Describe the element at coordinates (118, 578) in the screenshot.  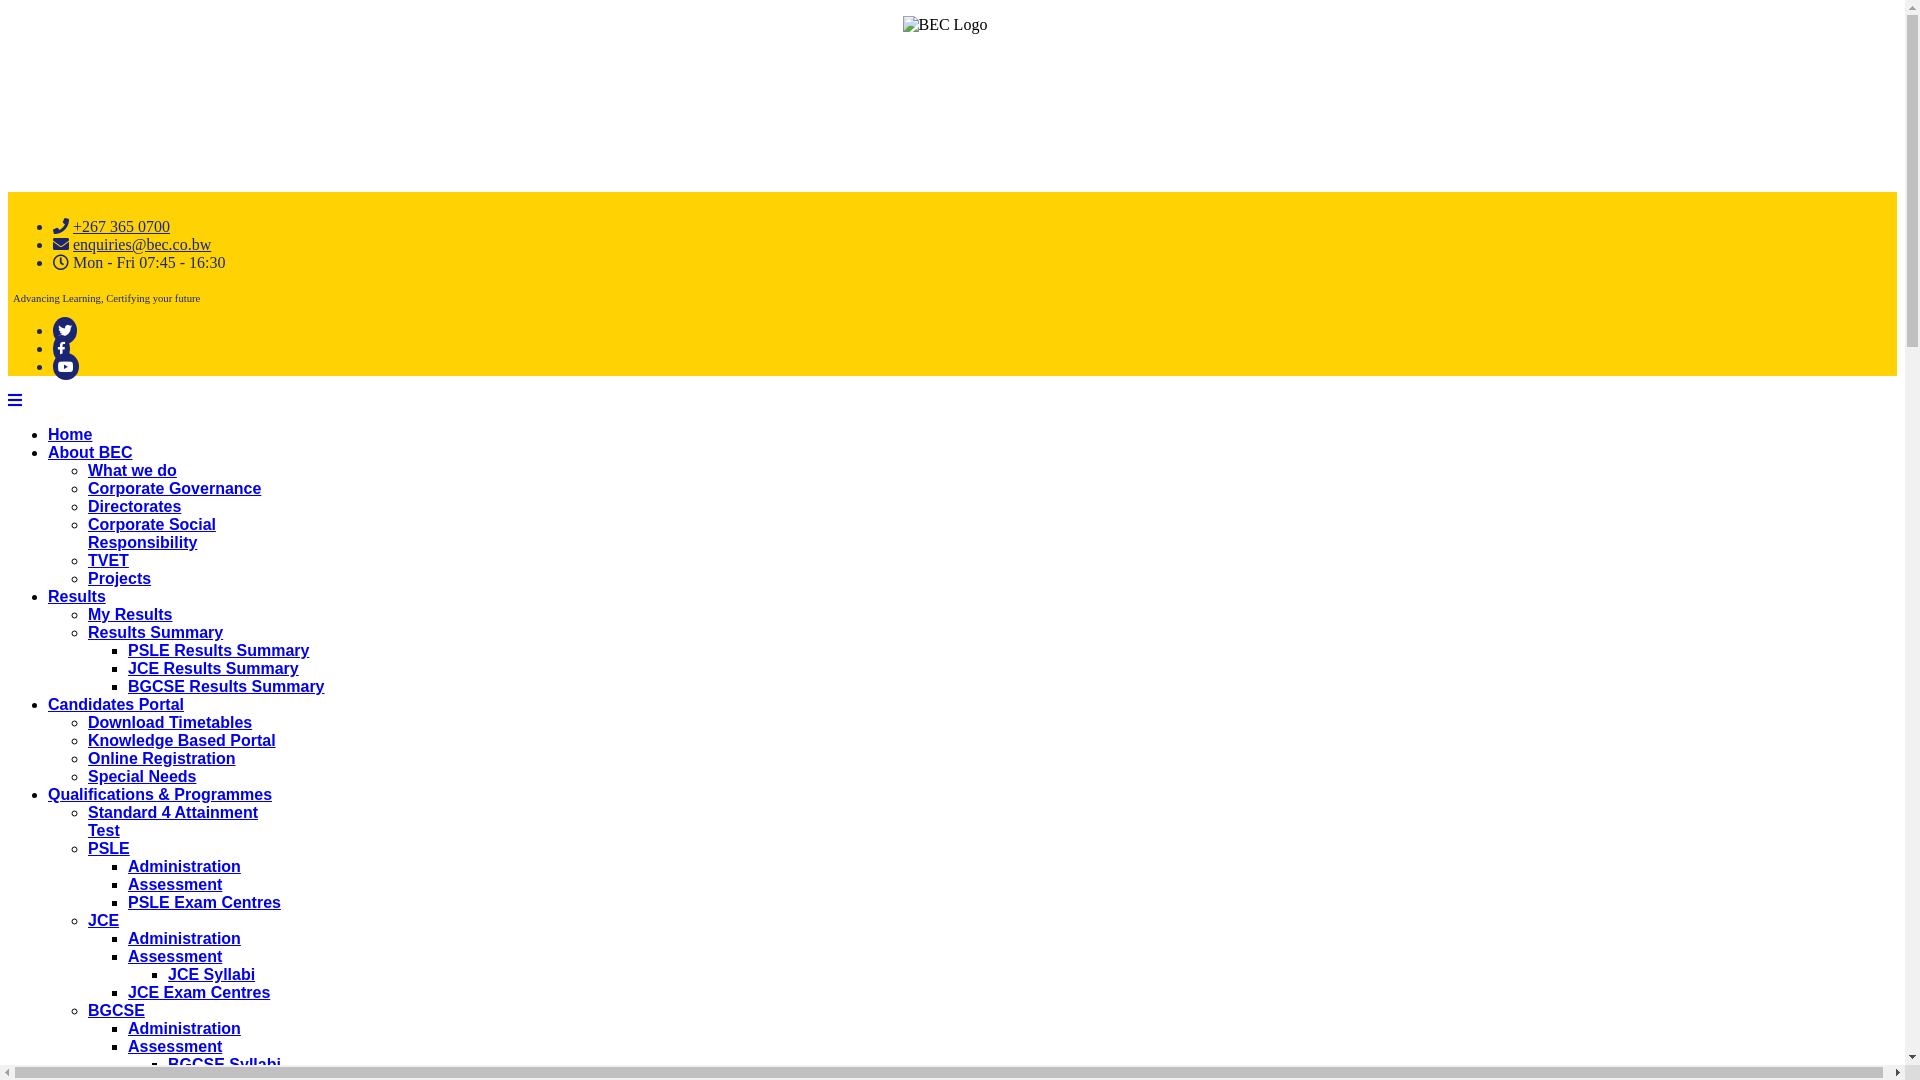
I see `'Projects'` at that location.